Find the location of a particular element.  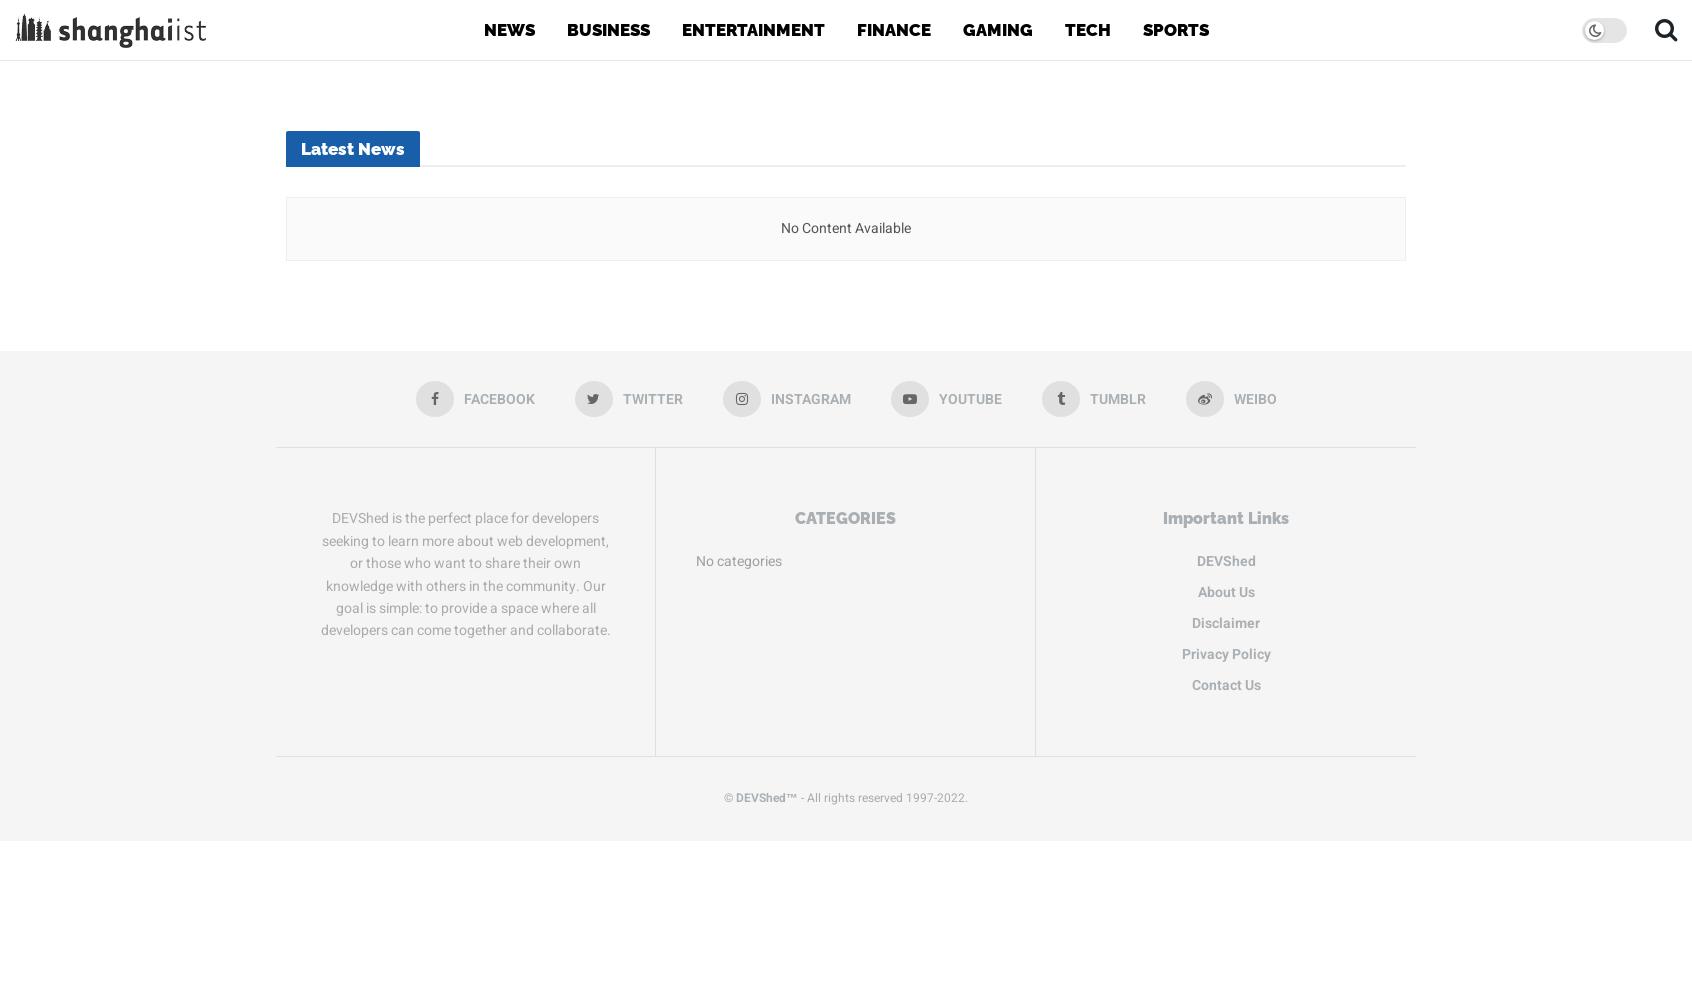

'Privacy Policy' is located at coordinates (1225, 653).